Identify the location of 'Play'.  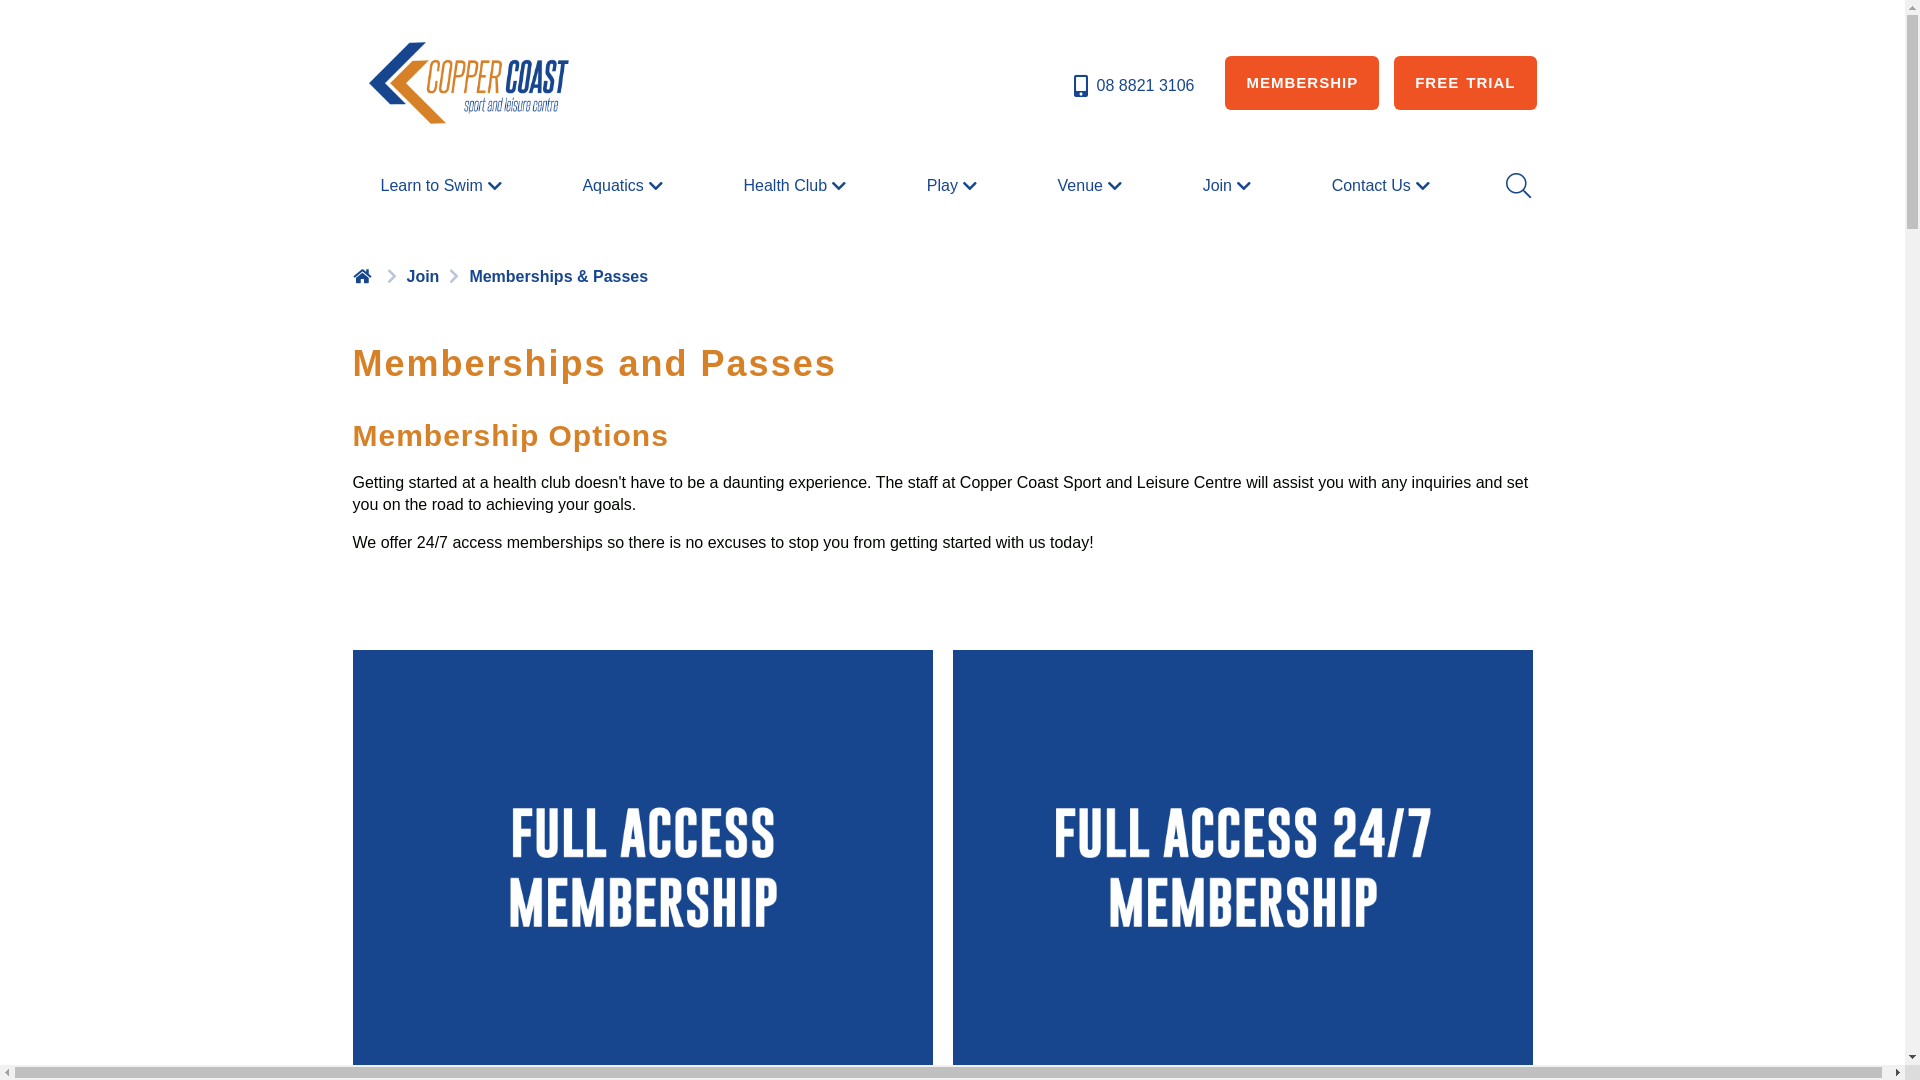
(953, 185).